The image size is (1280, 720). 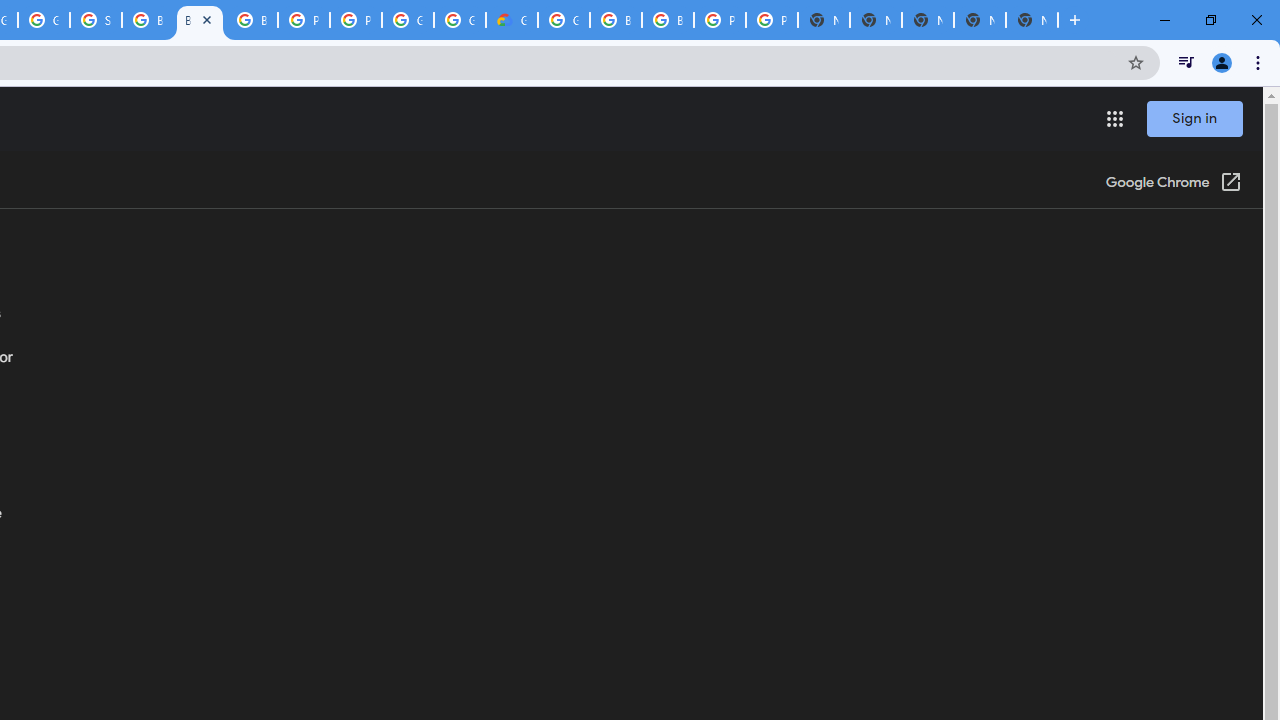 I want to click on 'Google Cloud Platform', so click(x=406, y=20).